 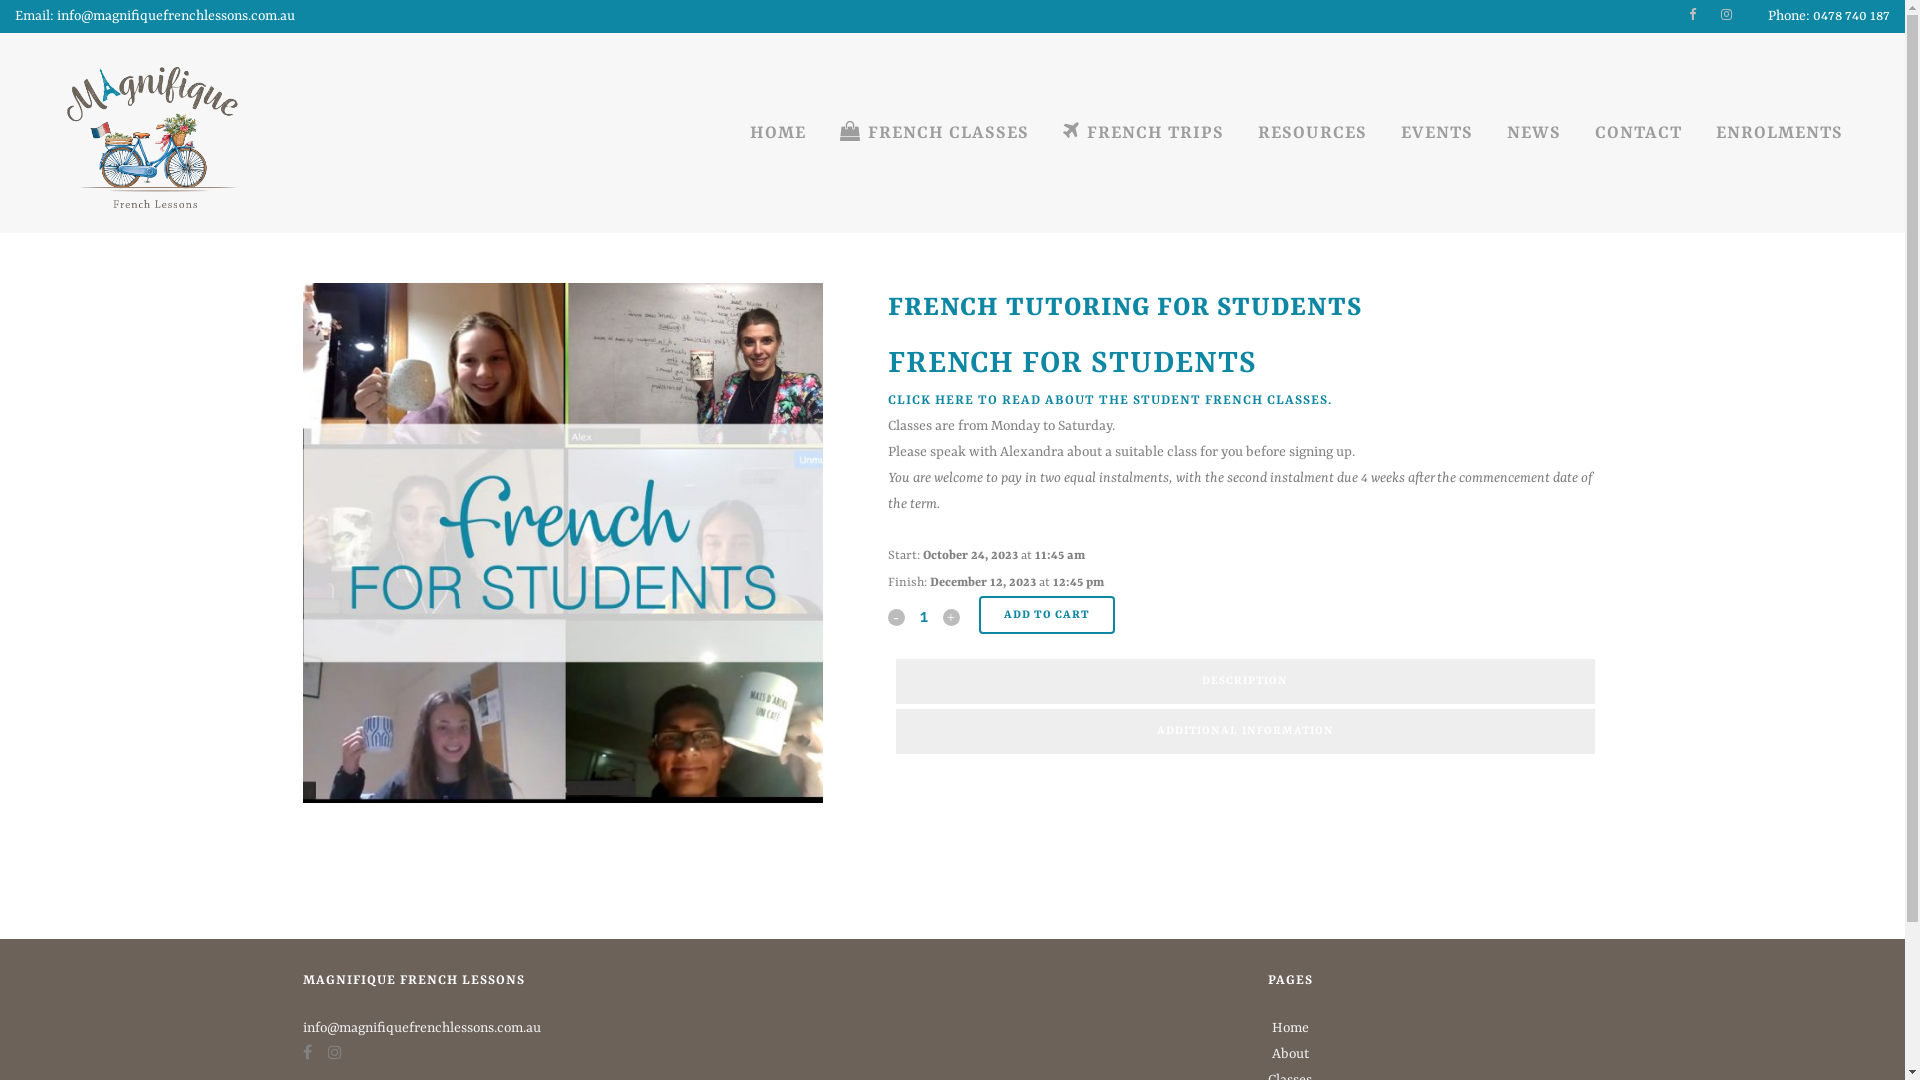 I want to click on '0478 740 187', so click(x=1850, y=15).